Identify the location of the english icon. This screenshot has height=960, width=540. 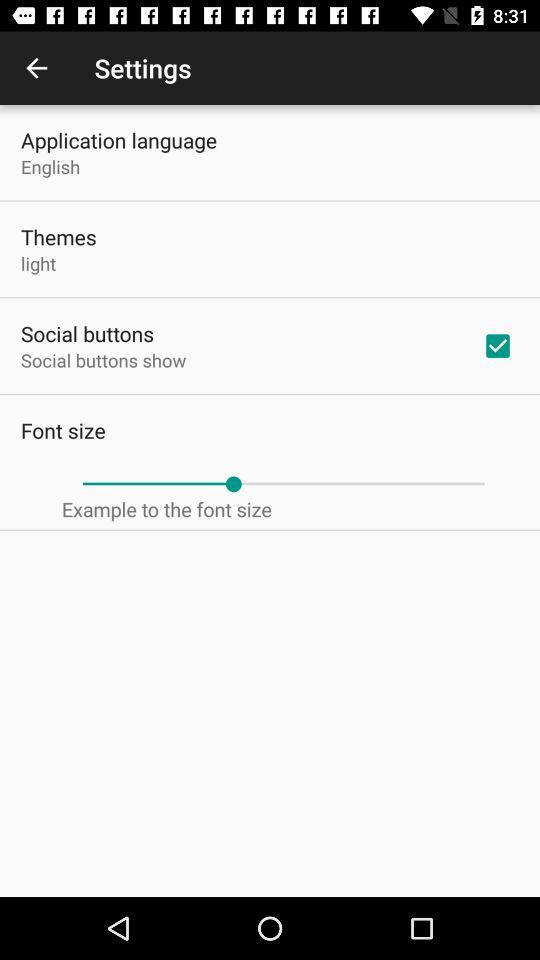
(50, 165).